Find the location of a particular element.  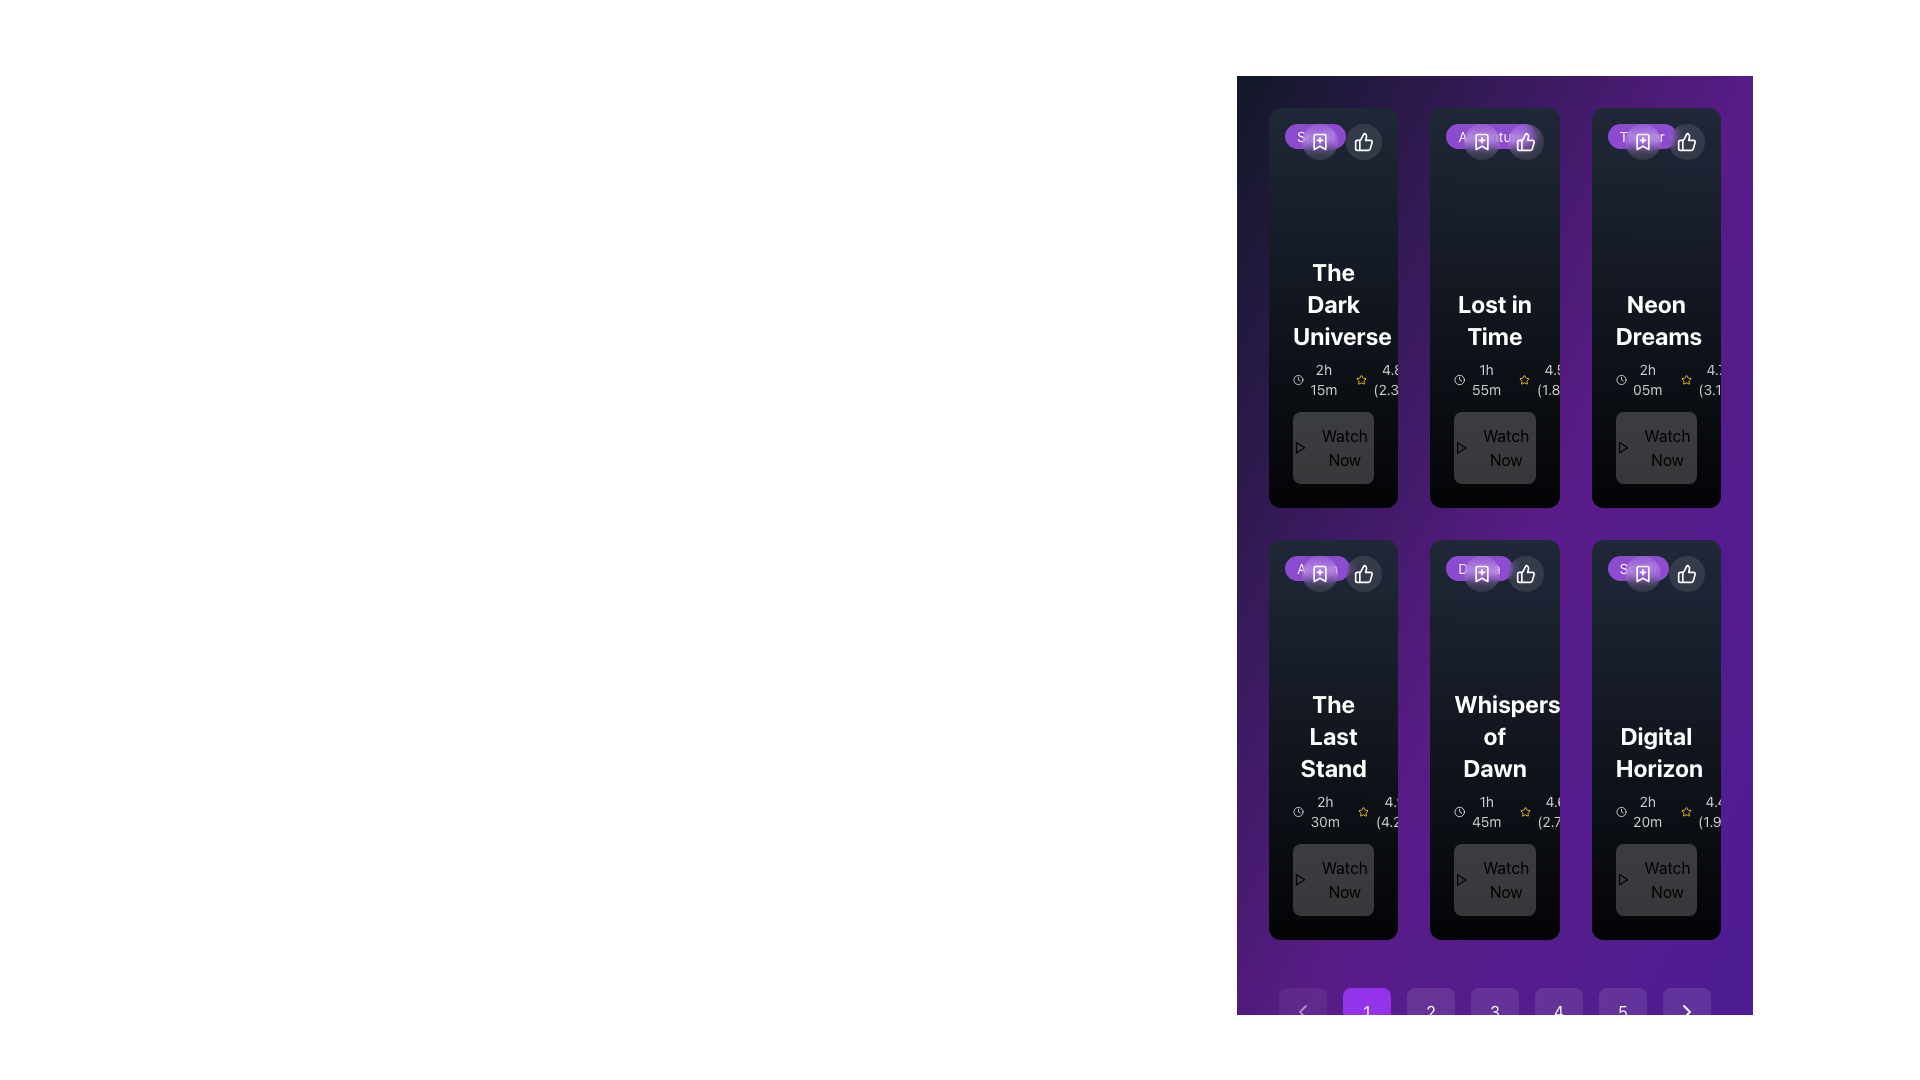

the decorative graphic element within the clock icon located at the top-left corner of the second card in the second row of the grid layout is located at coordinates (1459, 812).